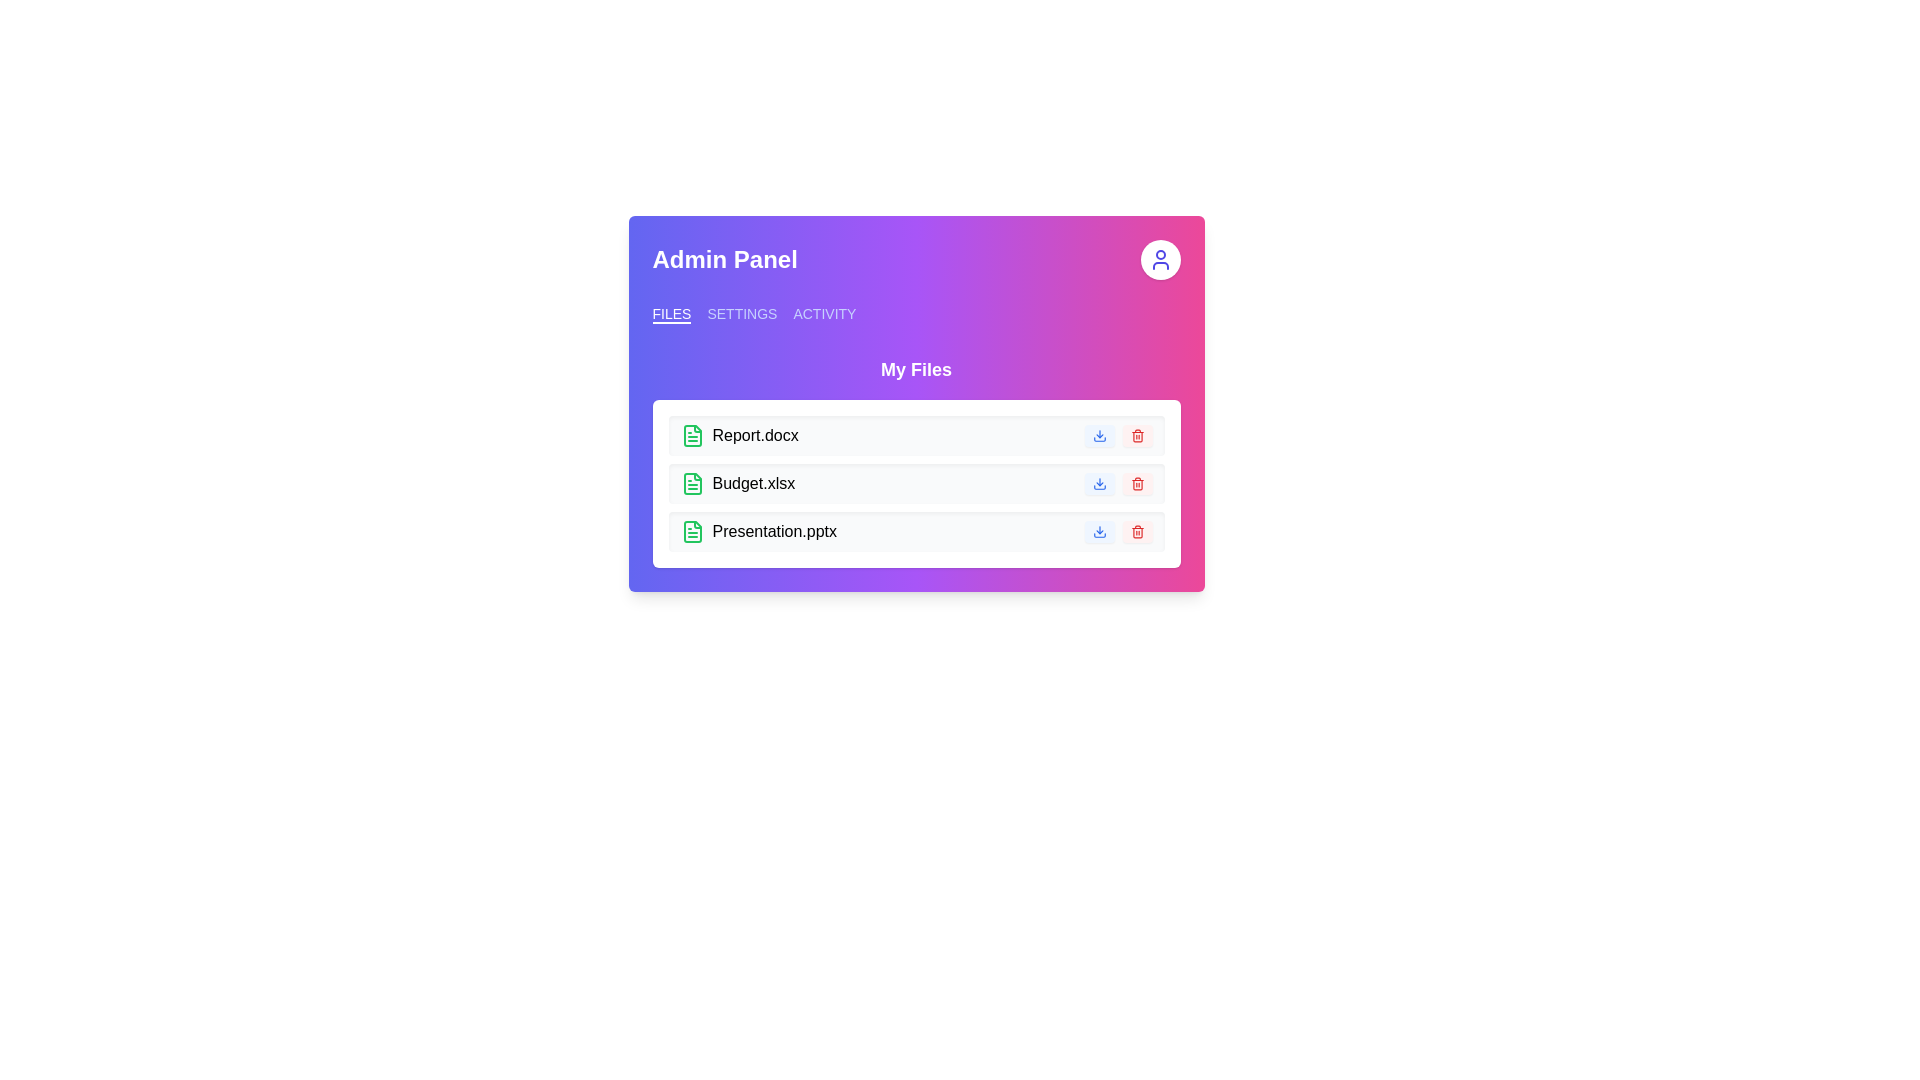 The height and width of the screenshot is (1080, 1920). What do you see at coordinates (692, 483) in the screenshot?
I see `the Excel file icon representing 'Budget.xlsx' from its current position in the 'My Files' section` at bounding box center [692, 483].